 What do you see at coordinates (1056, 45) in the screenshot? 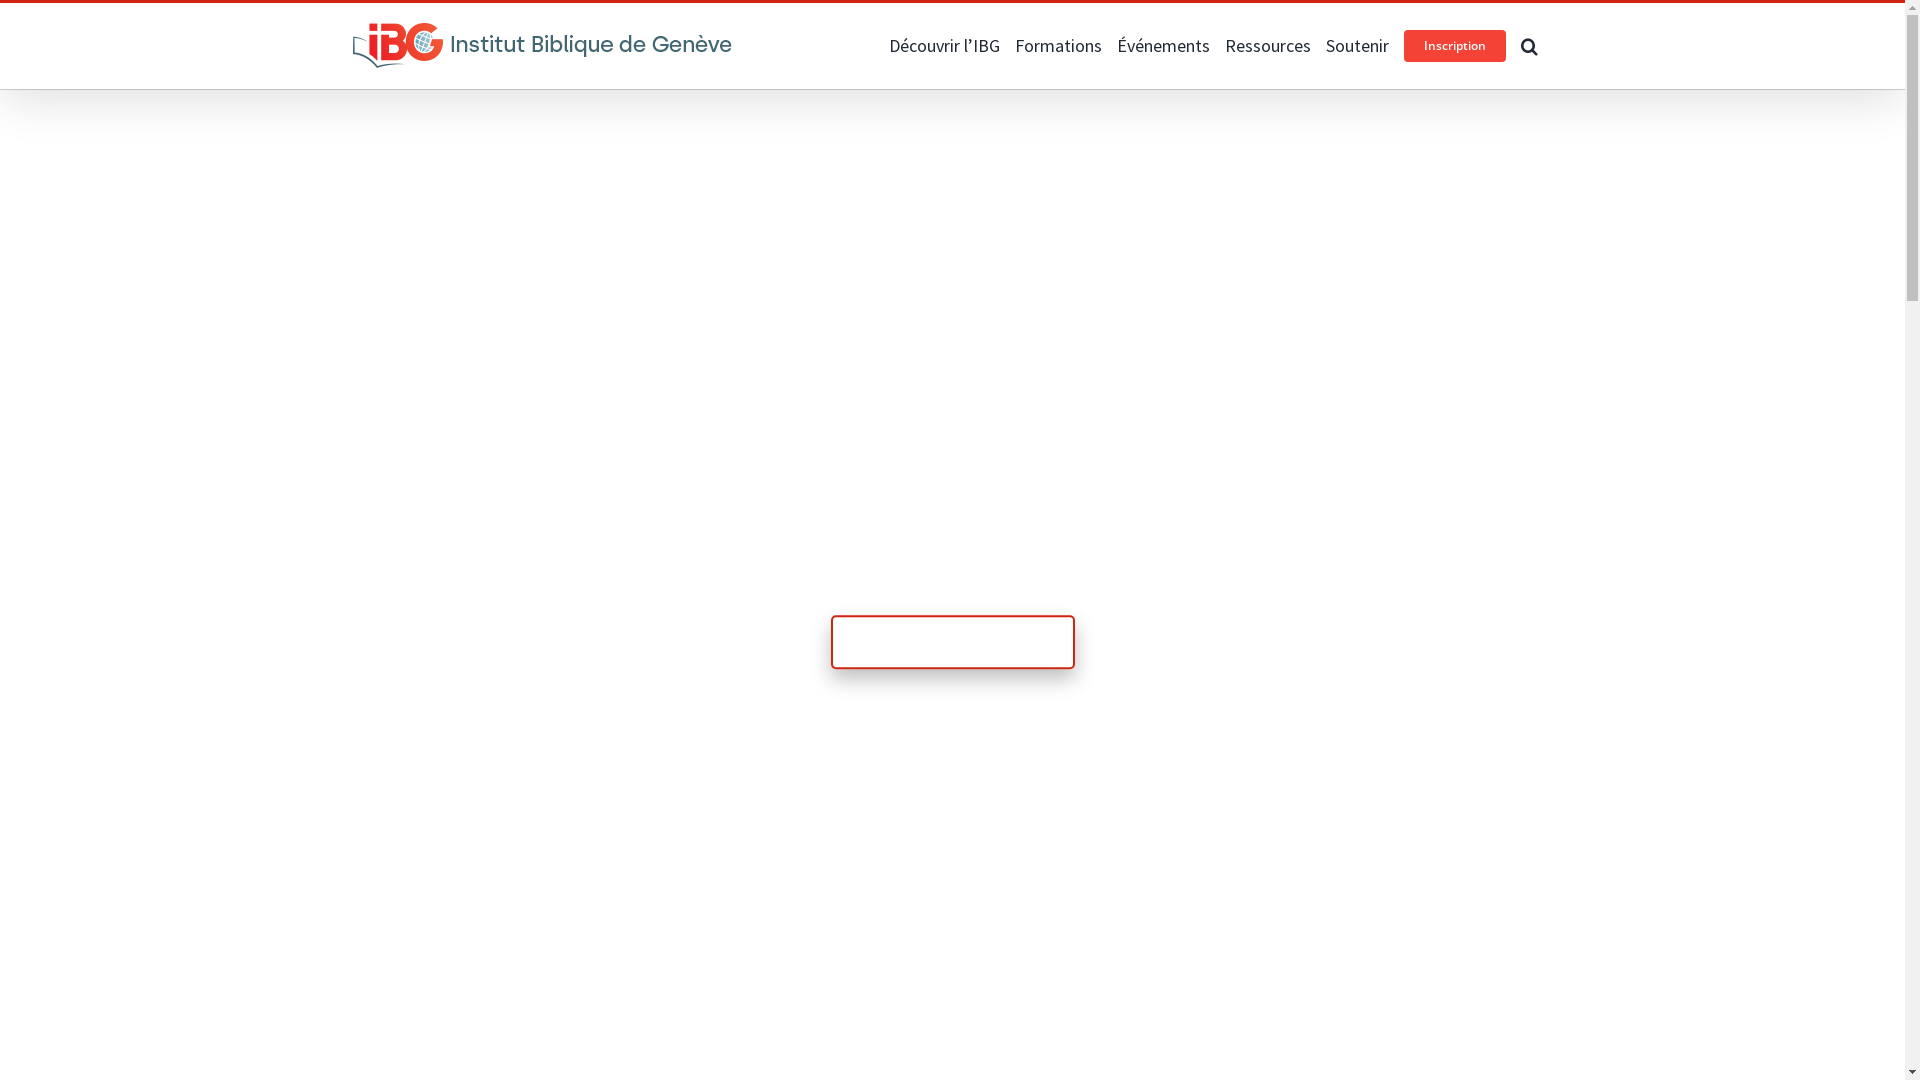
I see `'Formations'` at bounding box center [1056, 45].